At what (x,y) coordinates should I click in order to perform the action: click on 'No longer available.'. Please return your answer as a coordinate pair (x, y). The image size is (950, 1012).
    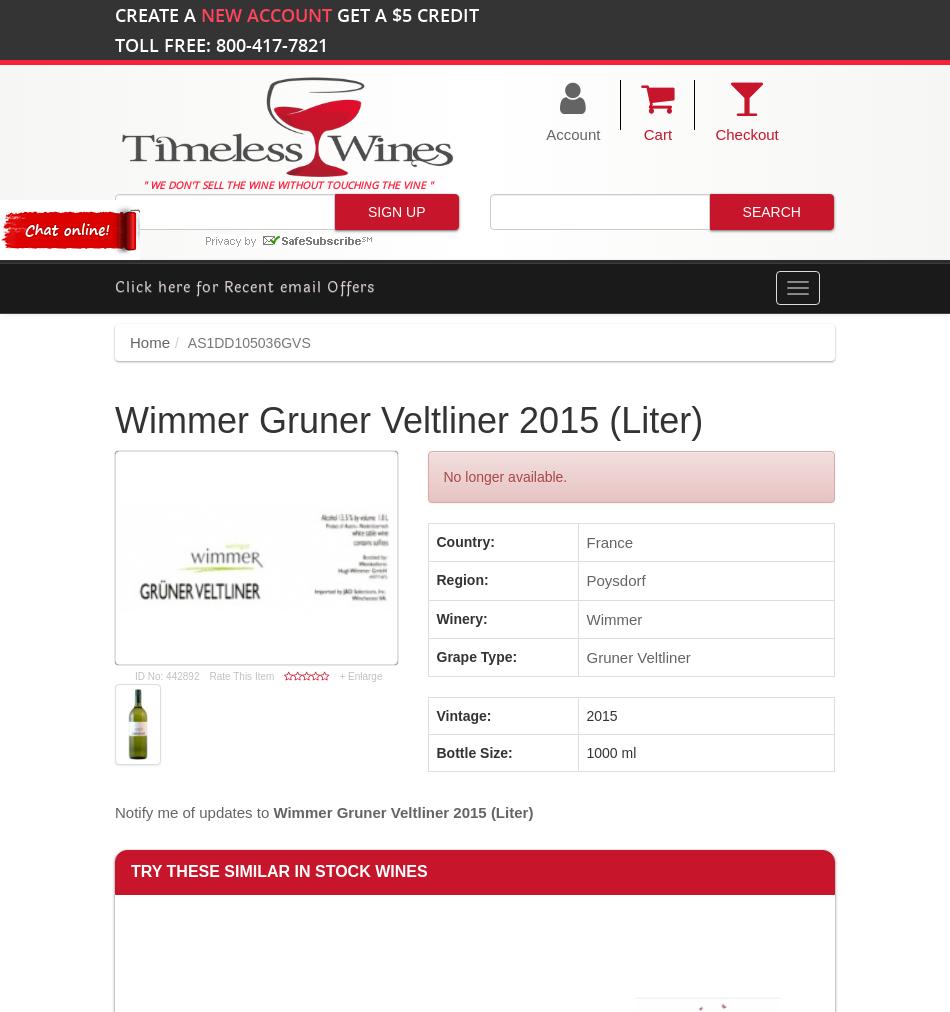
    Looking at the image, I should click on (441, 476).